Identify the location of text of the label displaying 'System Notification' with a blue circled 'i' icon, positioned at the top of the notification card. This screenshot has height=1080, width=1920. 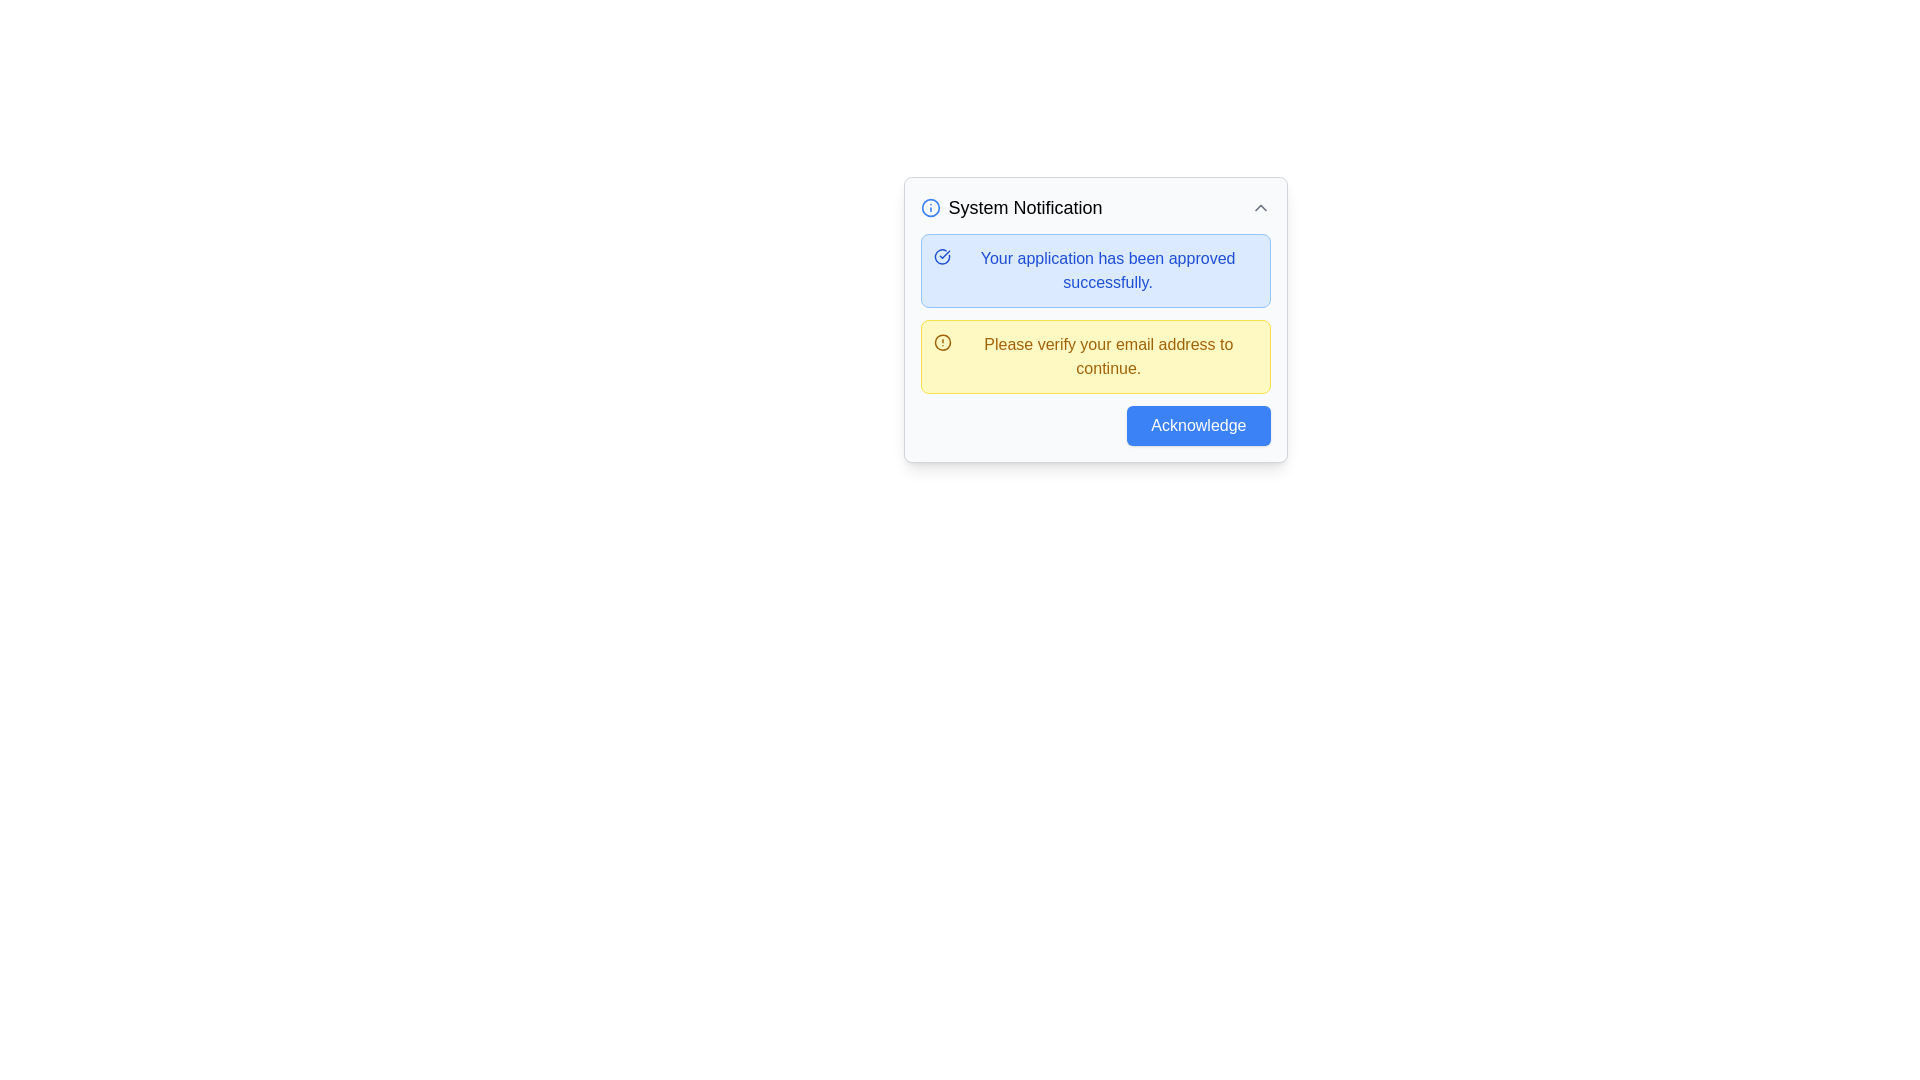
(1011, 208).